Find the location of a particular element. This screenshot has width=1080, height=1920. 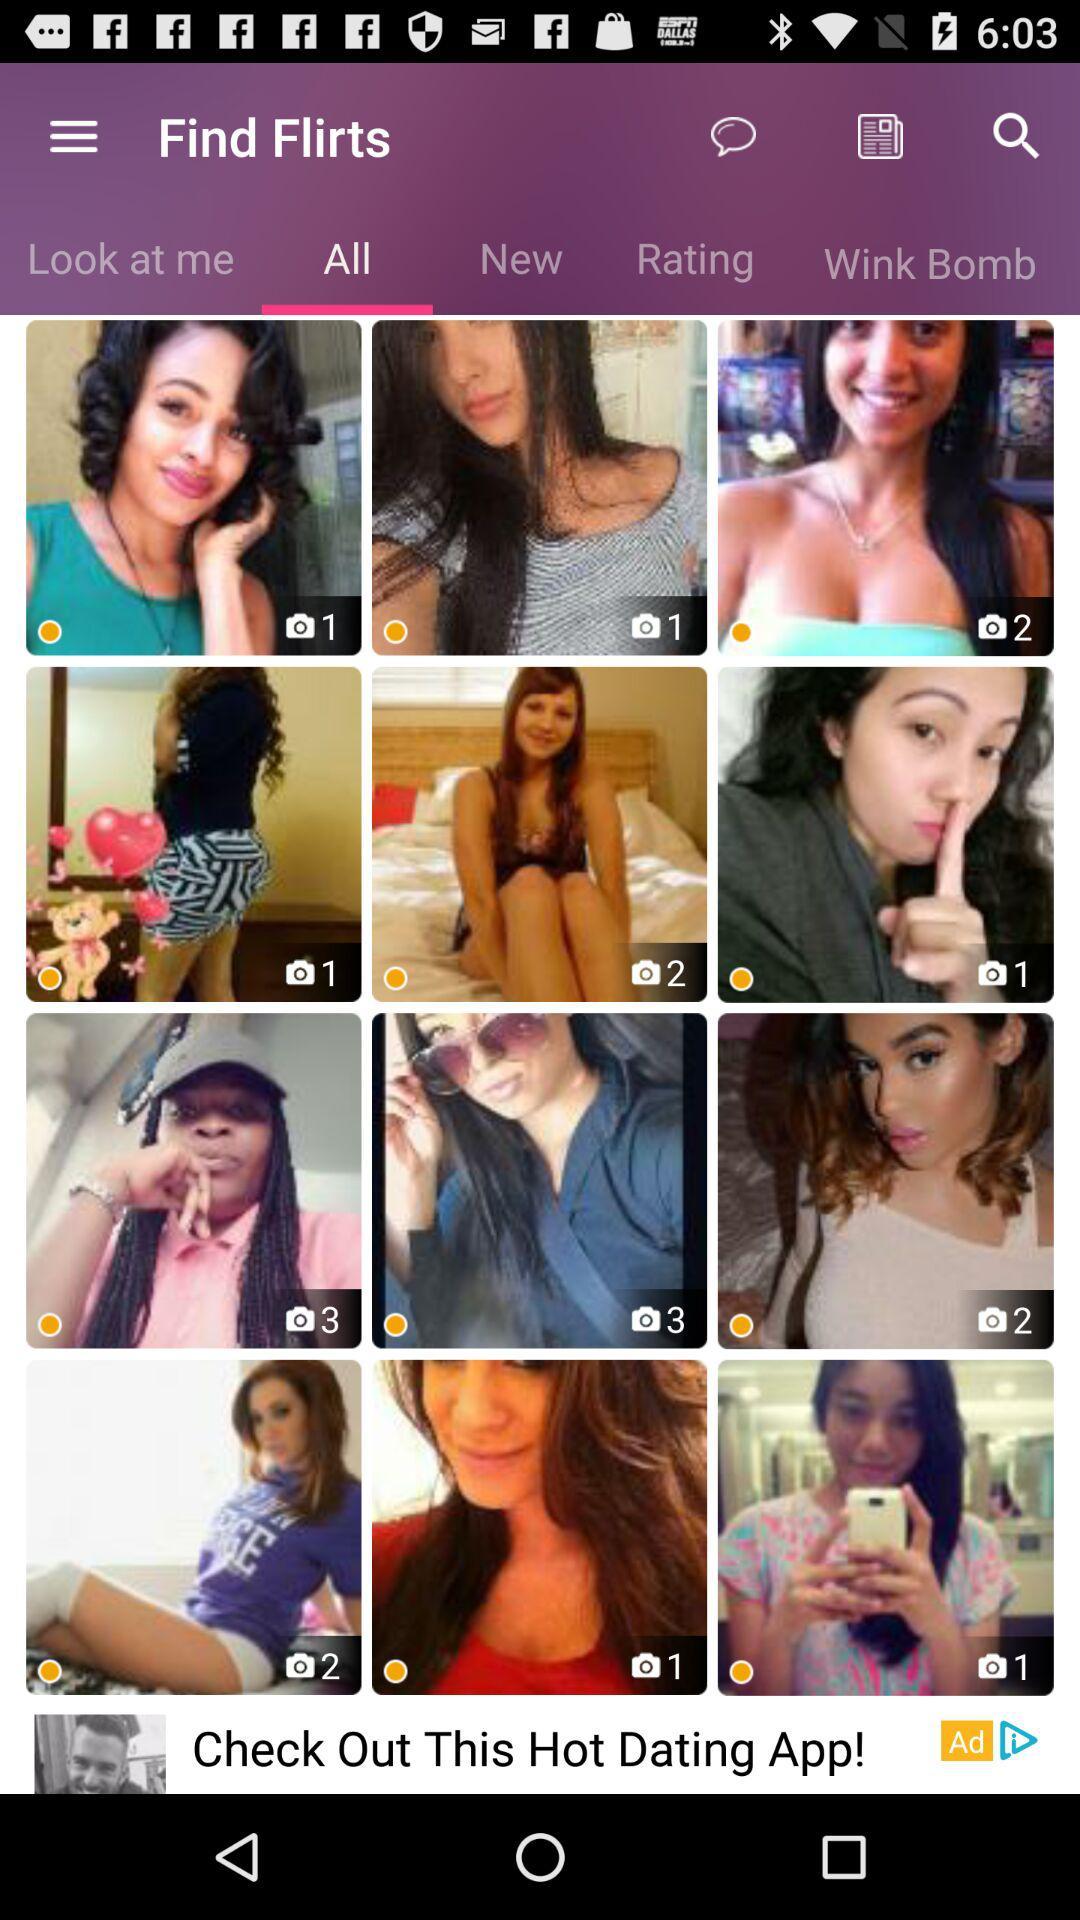

app next to check out this app is located at coordinates (100, 1753).